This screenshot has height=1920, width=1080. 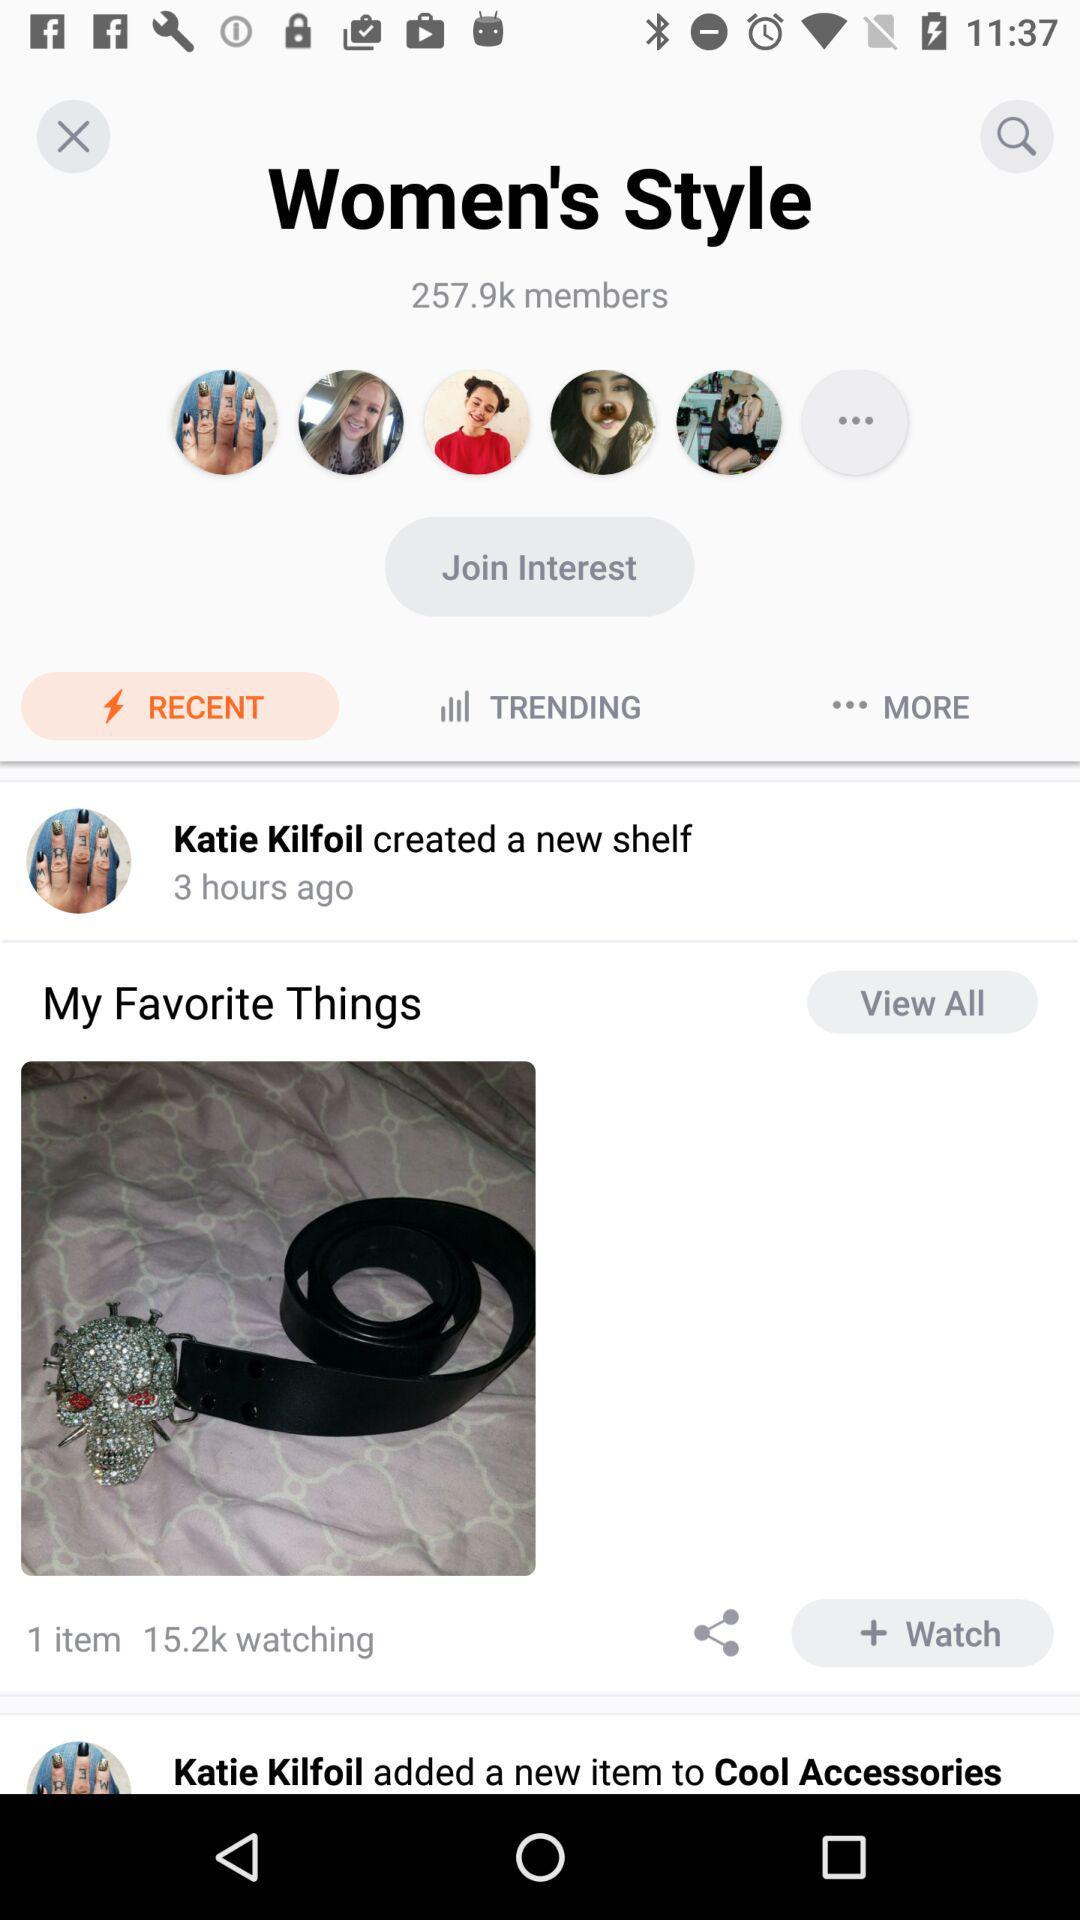 What do you see at coordinates (716, 1632) in the screenshot?
I see `share` at bounding box center [716, 1632].